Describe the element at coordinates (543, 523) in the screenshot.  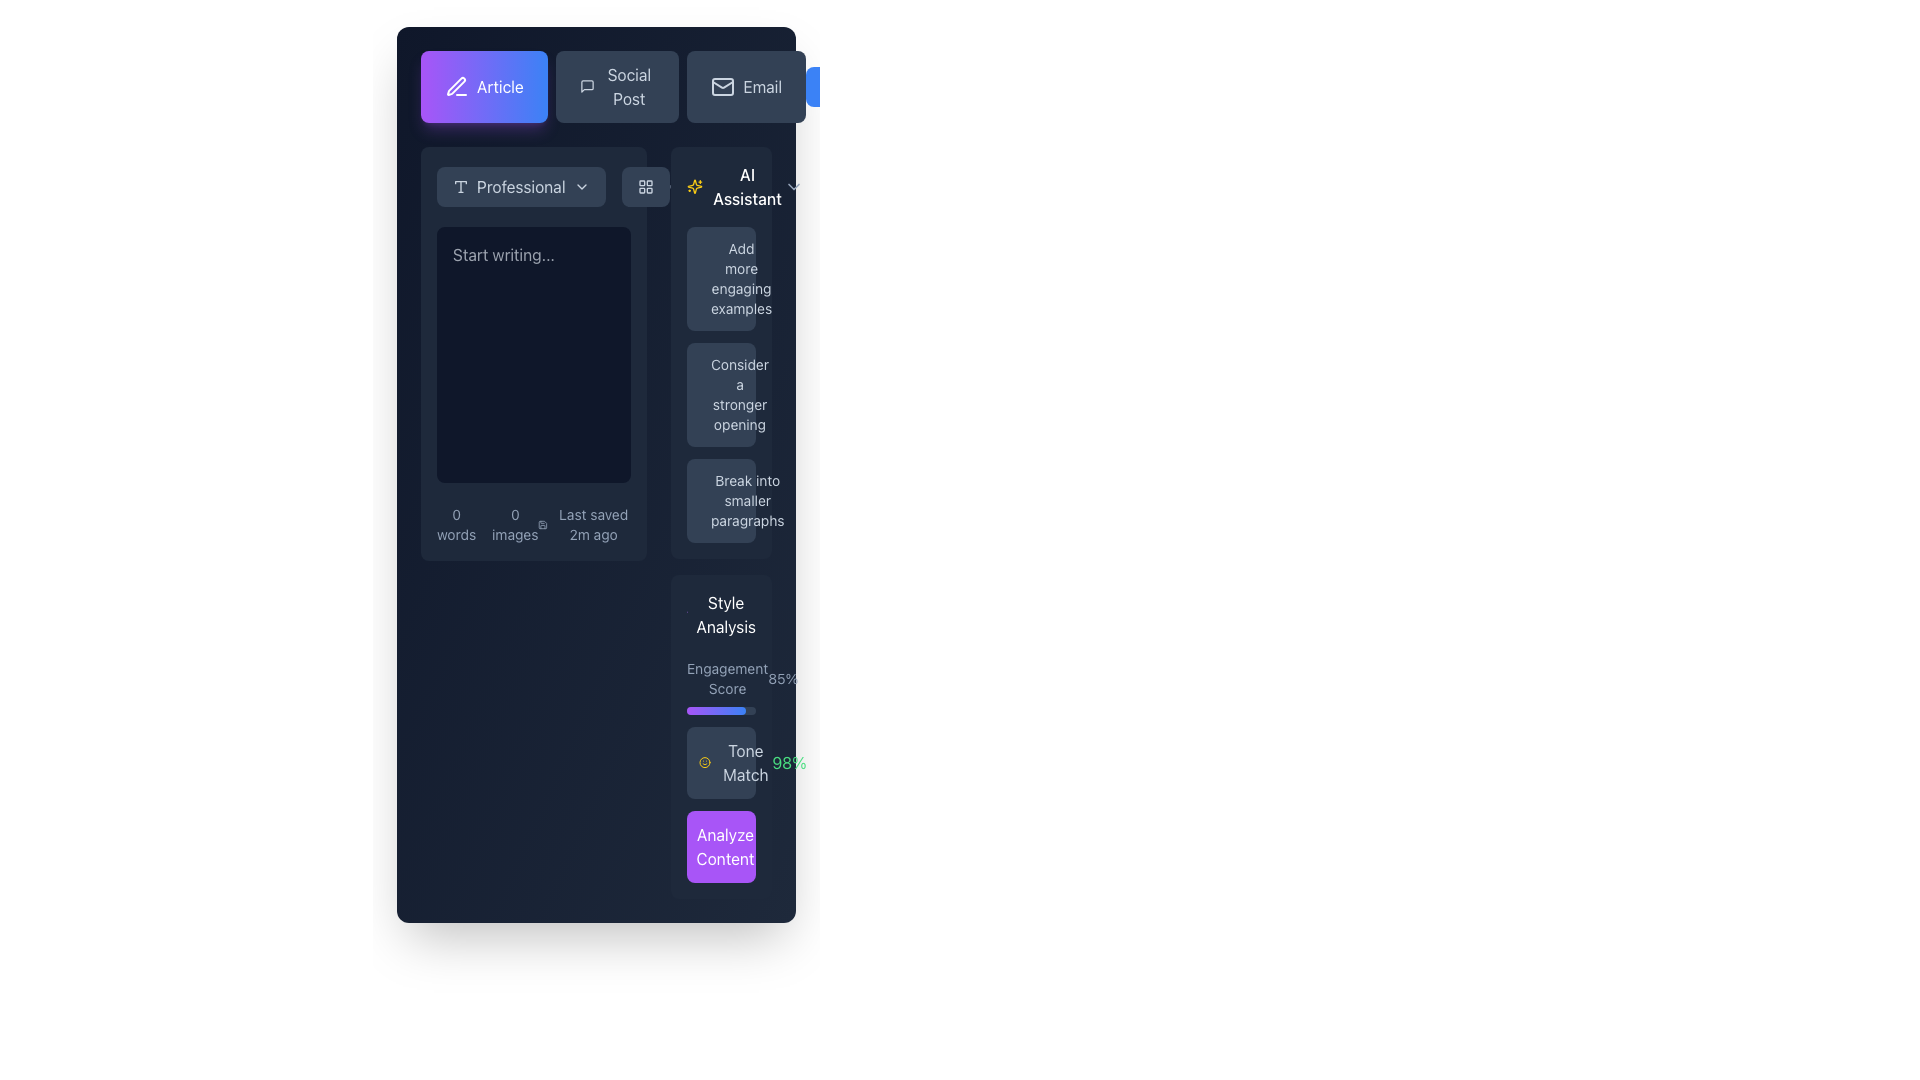
I see `the save status icon, which is a small square-shaped drawing resembling a floppy disk, located to the left of the text 'Last saved 2m ago'` at that location.